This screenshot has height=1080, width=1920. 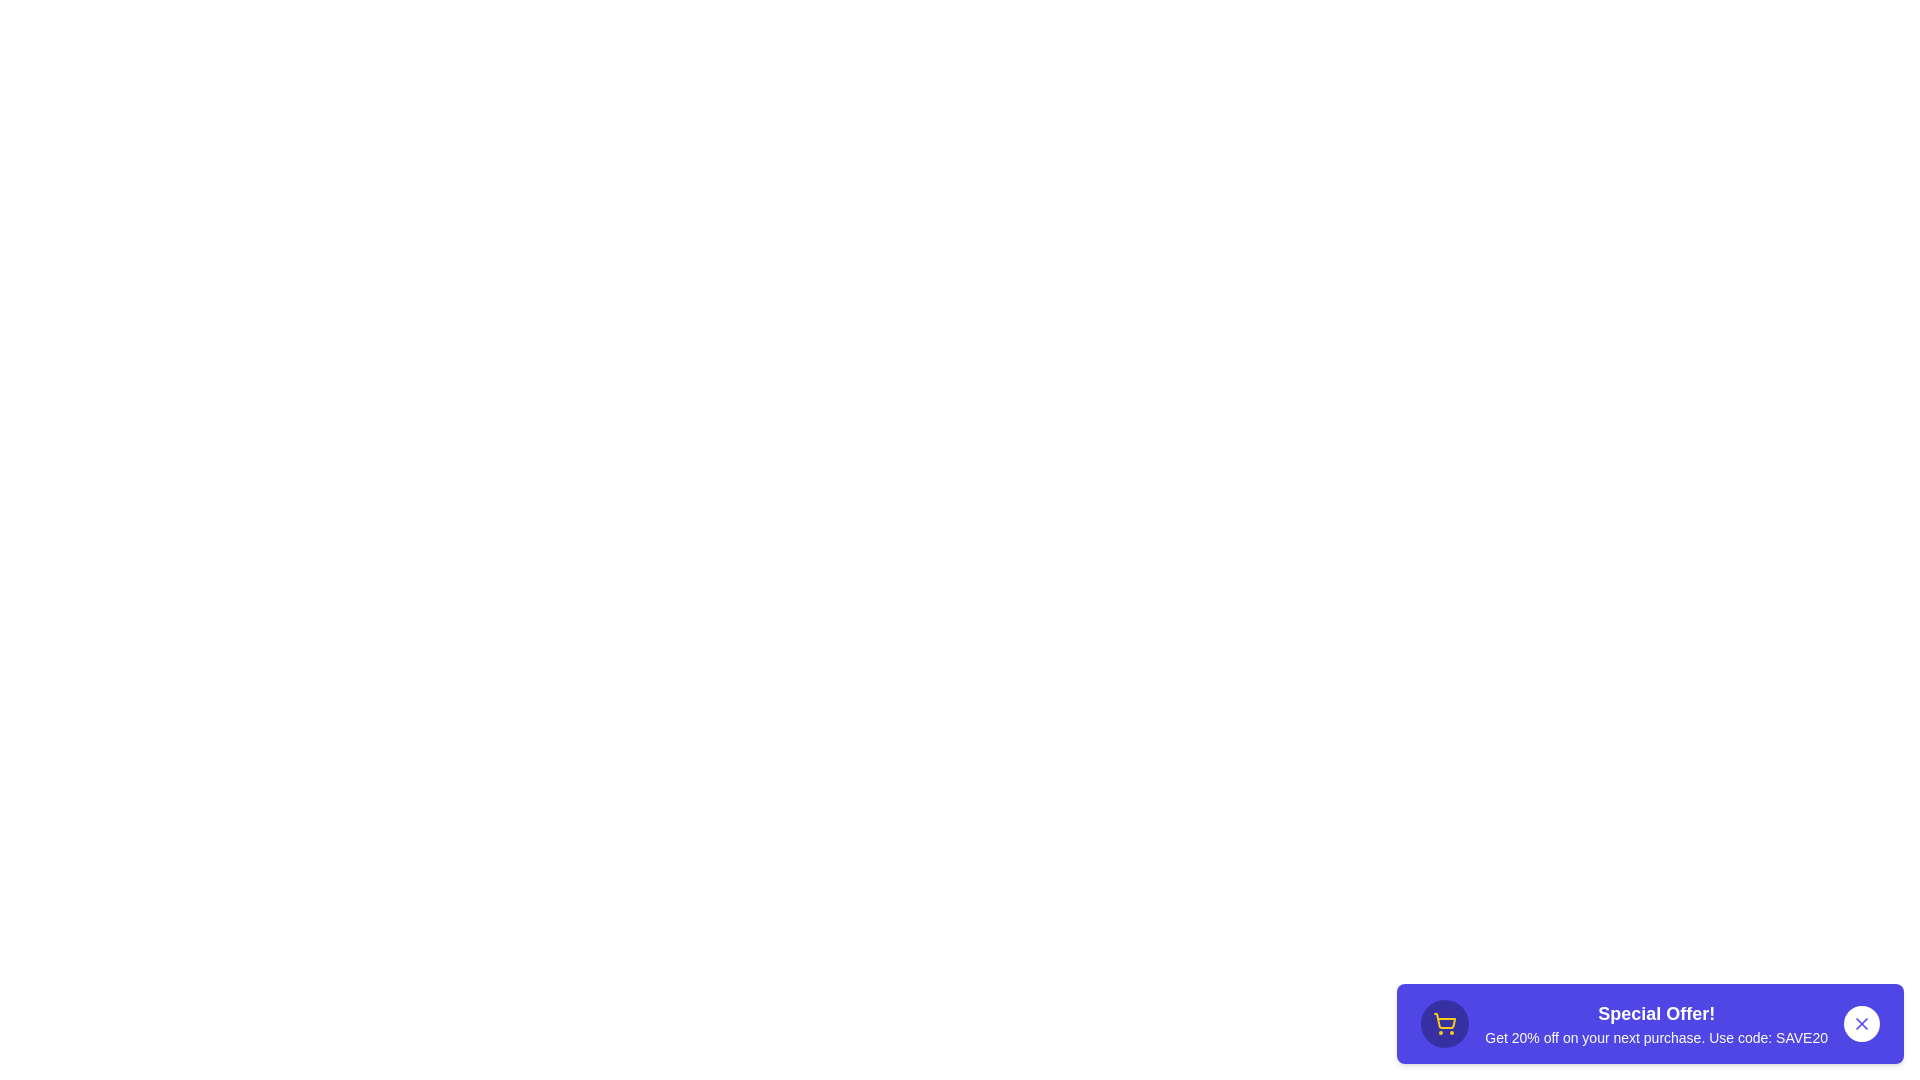 What do you see at coordinates (1445, 1023) in the screenshot?
I see `the shopping cart icon in the promotion snackbar` at bounding box center [1445, 1023].